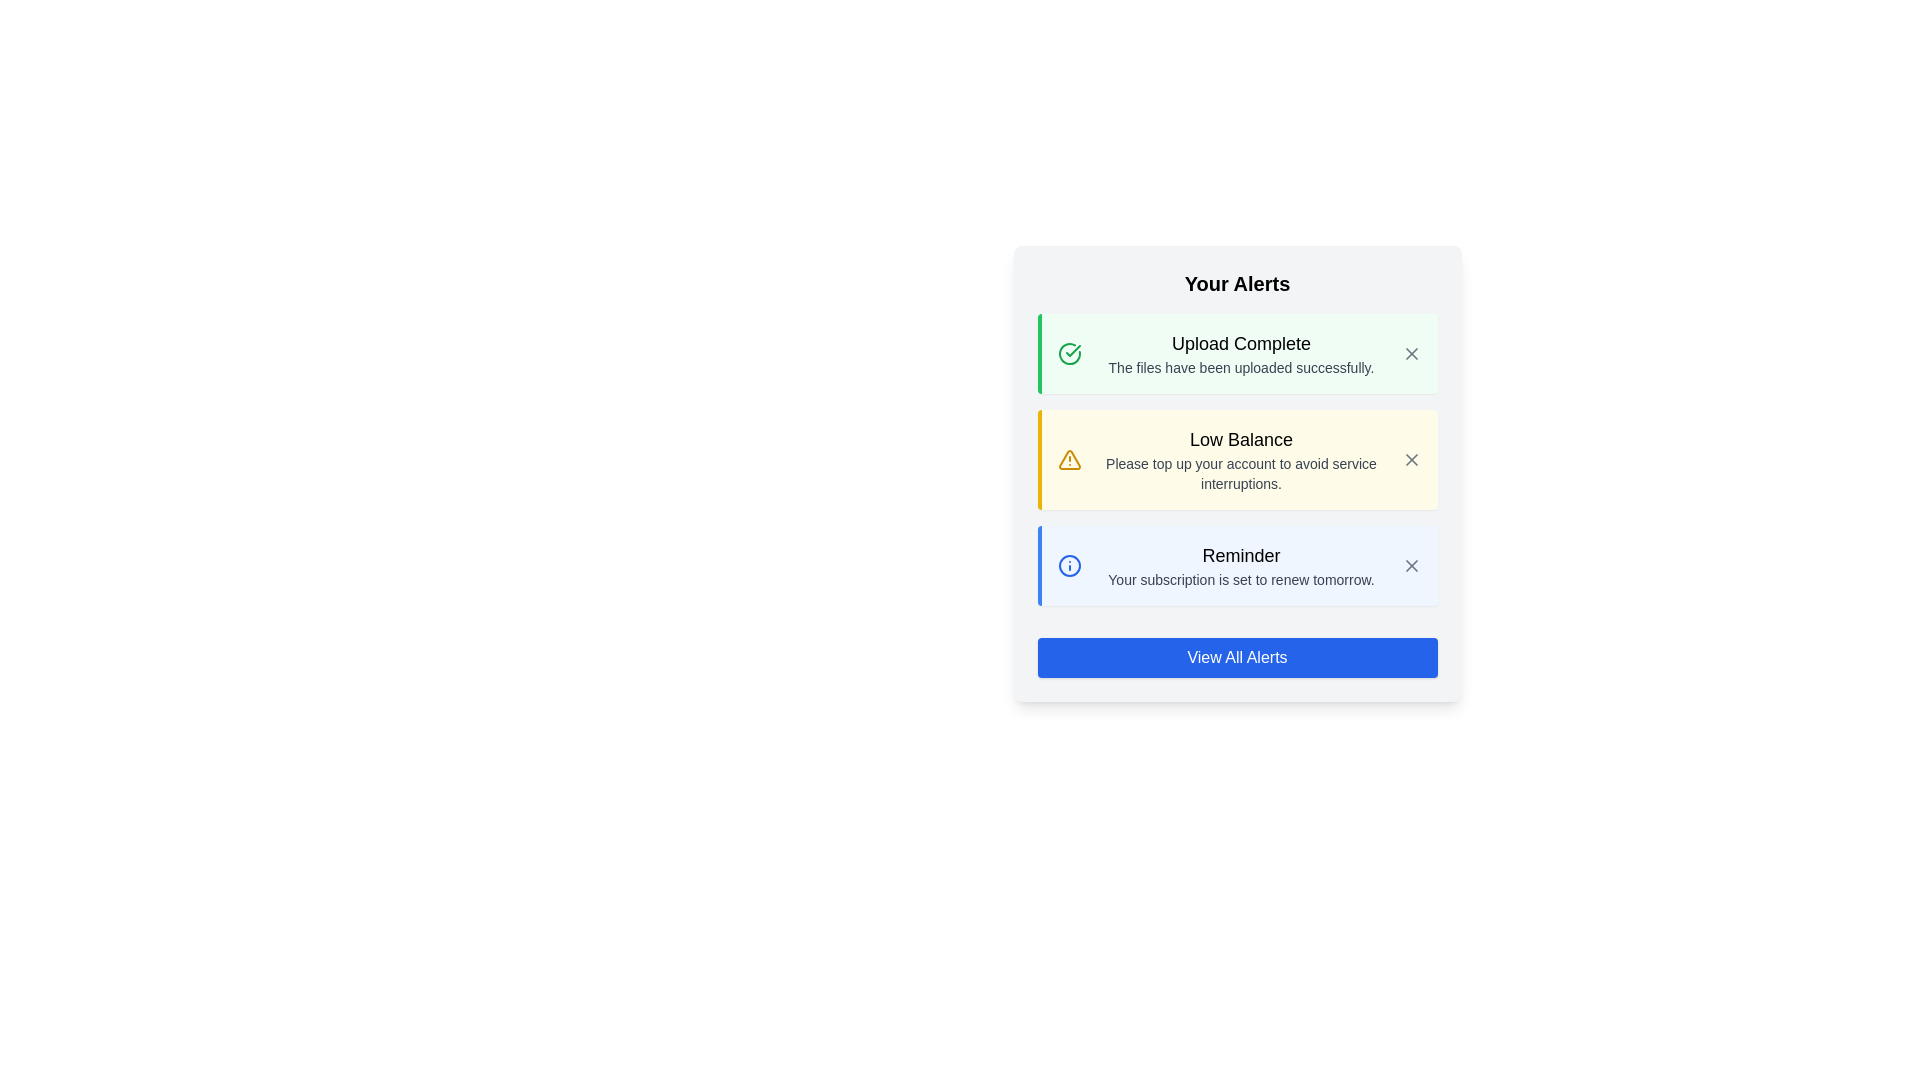 The image size is (1920, 1080). What do you see at coordinates (1410, 353) in the screenshot?
I see `the interactive 'X' button to the right of the 'Upload Complete' notification to change its color, indicating interactivity` at bounding box center [1410, 353].